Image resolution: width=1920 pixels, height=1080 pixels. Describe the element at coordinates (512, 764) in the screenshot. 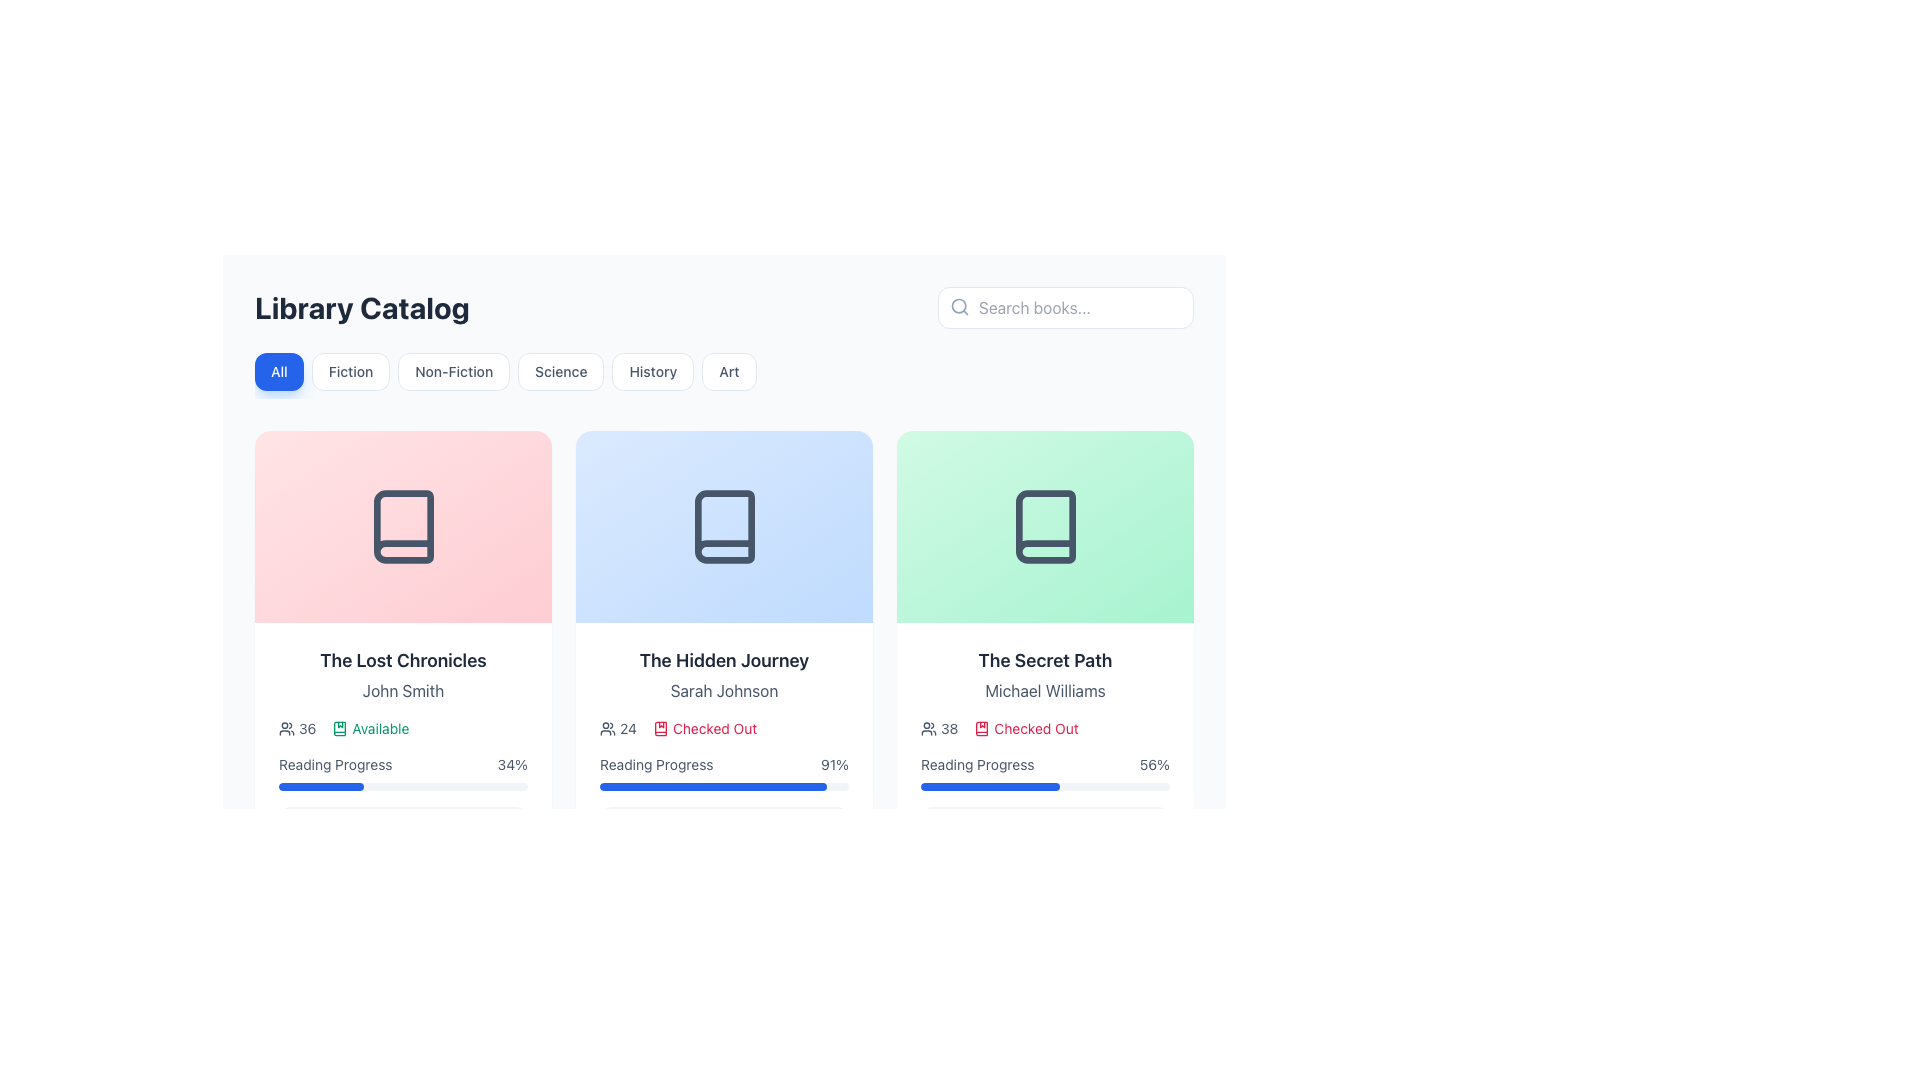

I see `the static text label displaying the reading progress percentage for 'The Lost Chronicles', which is located to the right of the 'Reading Progress' label in the first card` at that location.